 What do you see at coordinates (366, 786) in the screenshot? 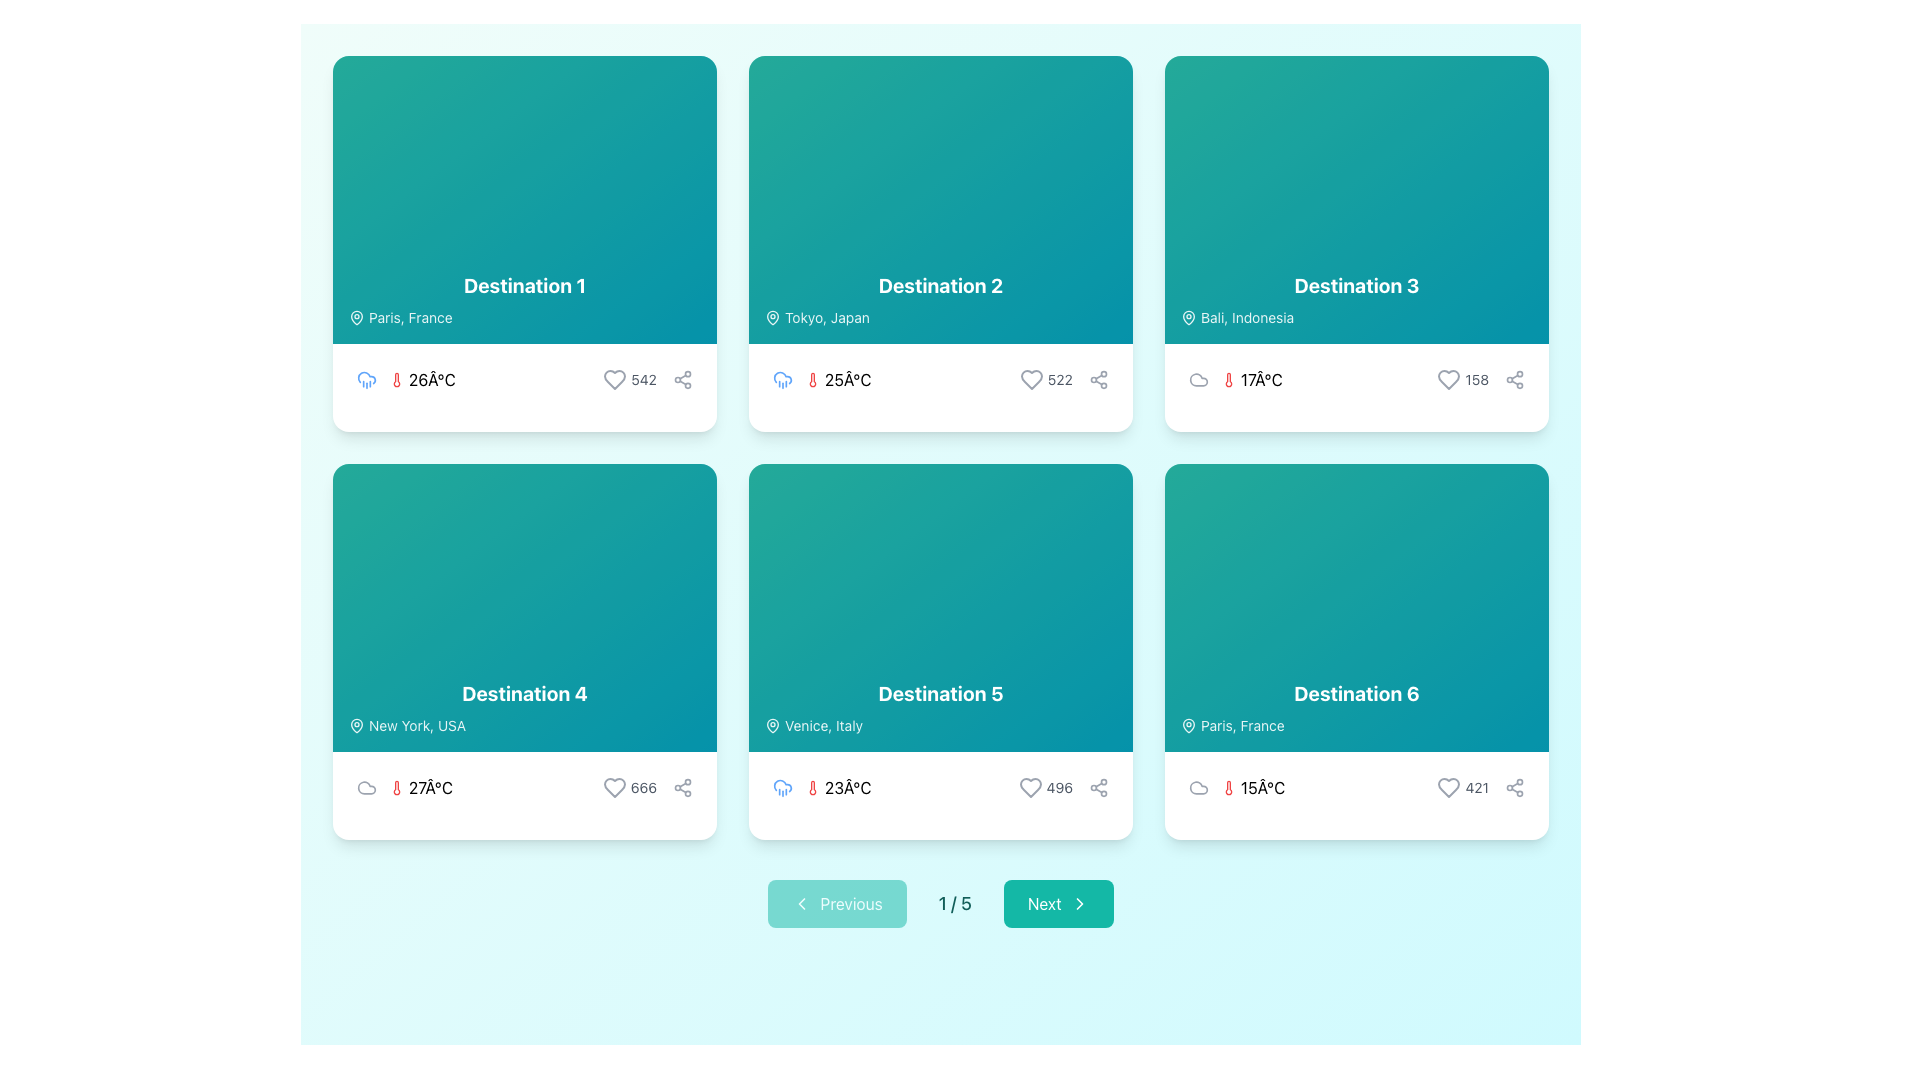
I see `the cloud-shaped icon located within the fourth card ('Destination 4') in the grid layout, positioned to the left of the temperature text ('27°C')` at bounding box center [366, 786].